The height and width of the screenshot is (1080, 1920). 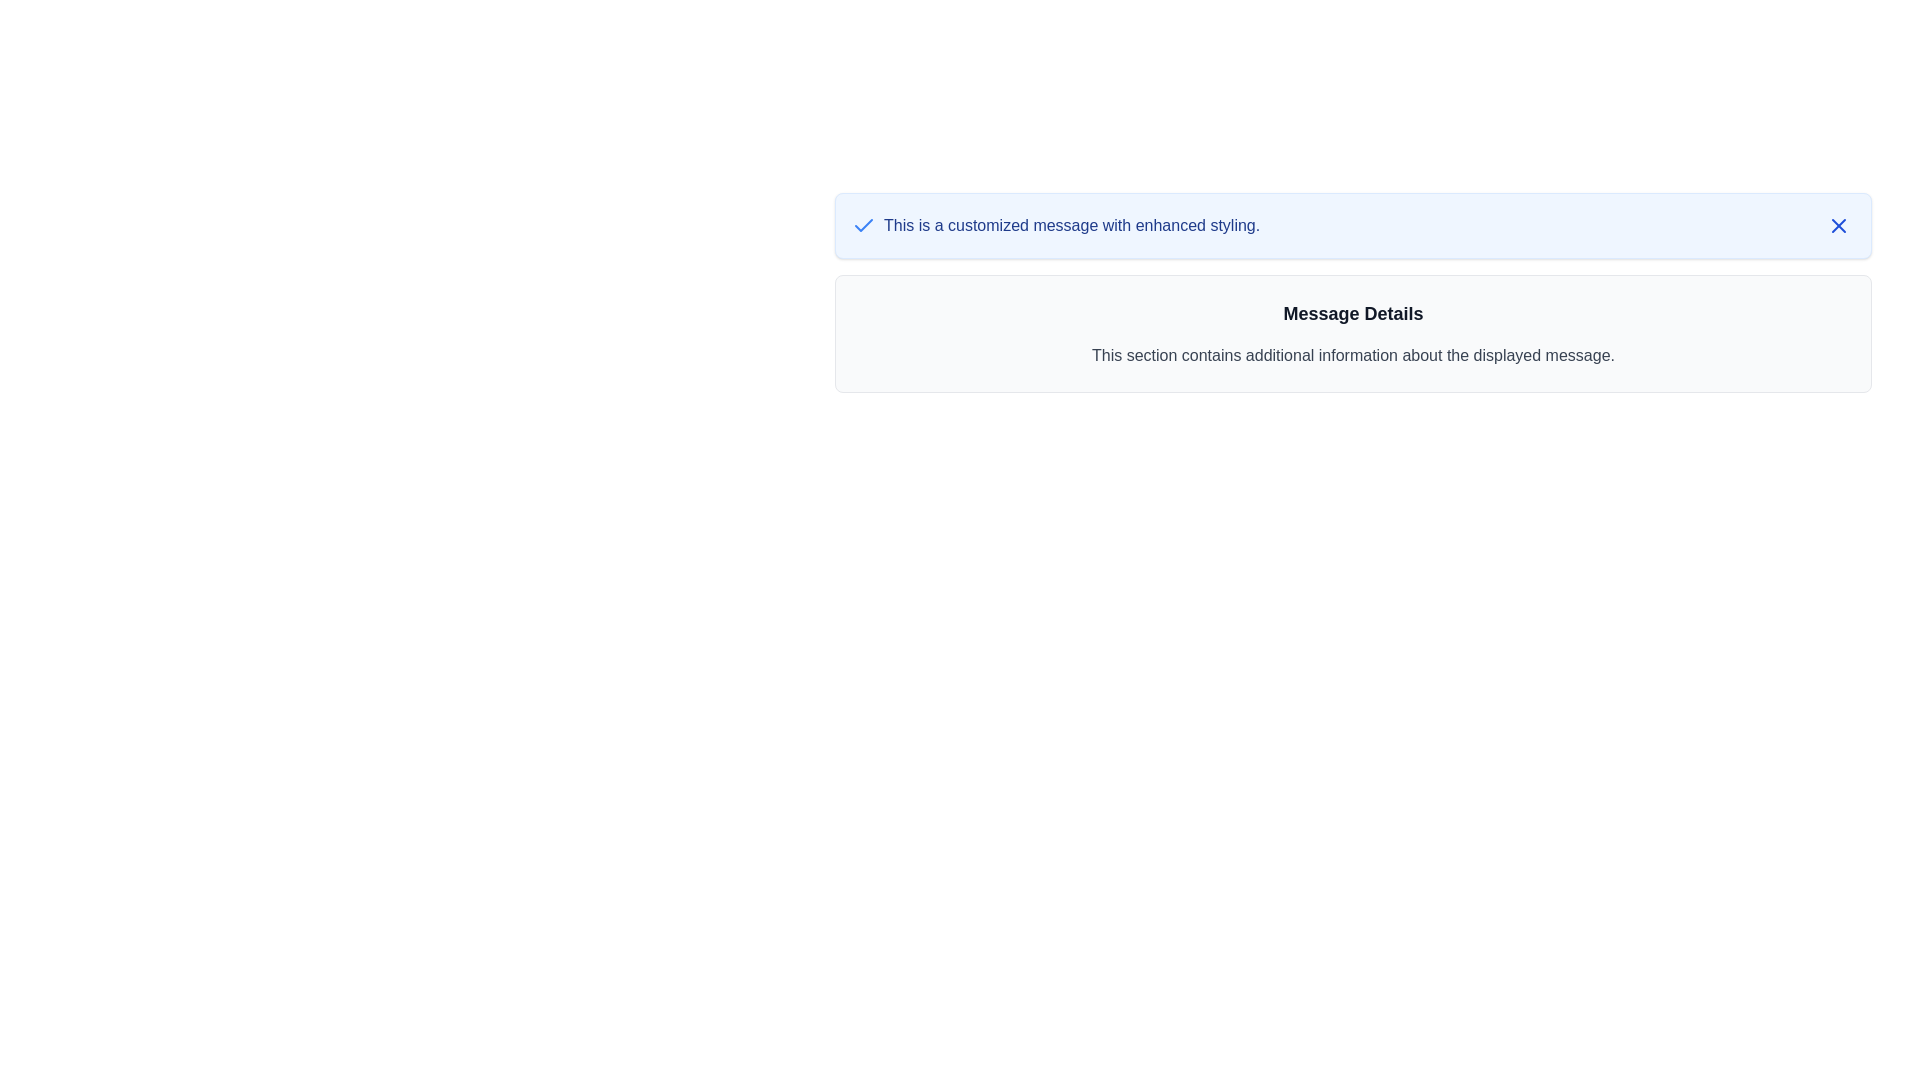 I want to click on the diagonal line segment of the cross (X) symbol in the top-right corner of the UI panel, so click(x=1838, y=225).